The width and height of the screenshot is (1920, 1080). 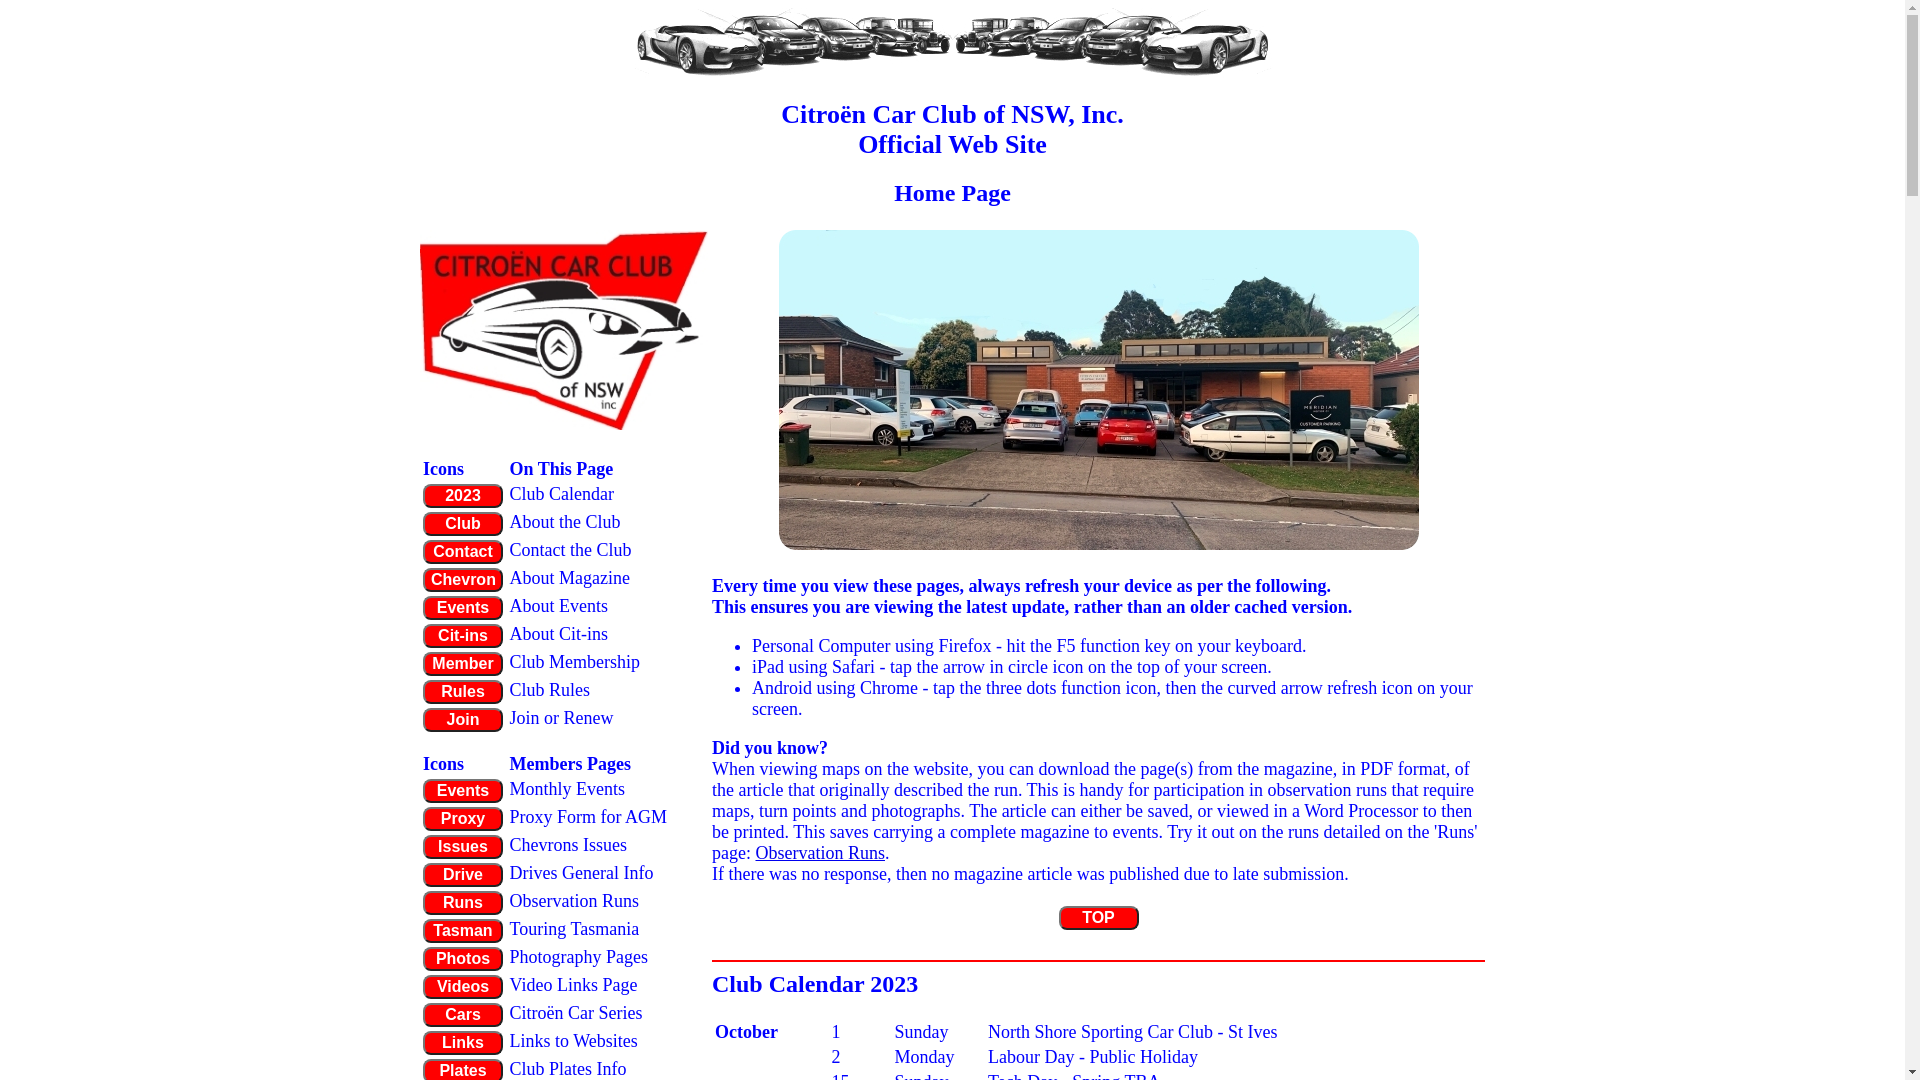 I want to click on 'Videos', so click(x=421, y=986).